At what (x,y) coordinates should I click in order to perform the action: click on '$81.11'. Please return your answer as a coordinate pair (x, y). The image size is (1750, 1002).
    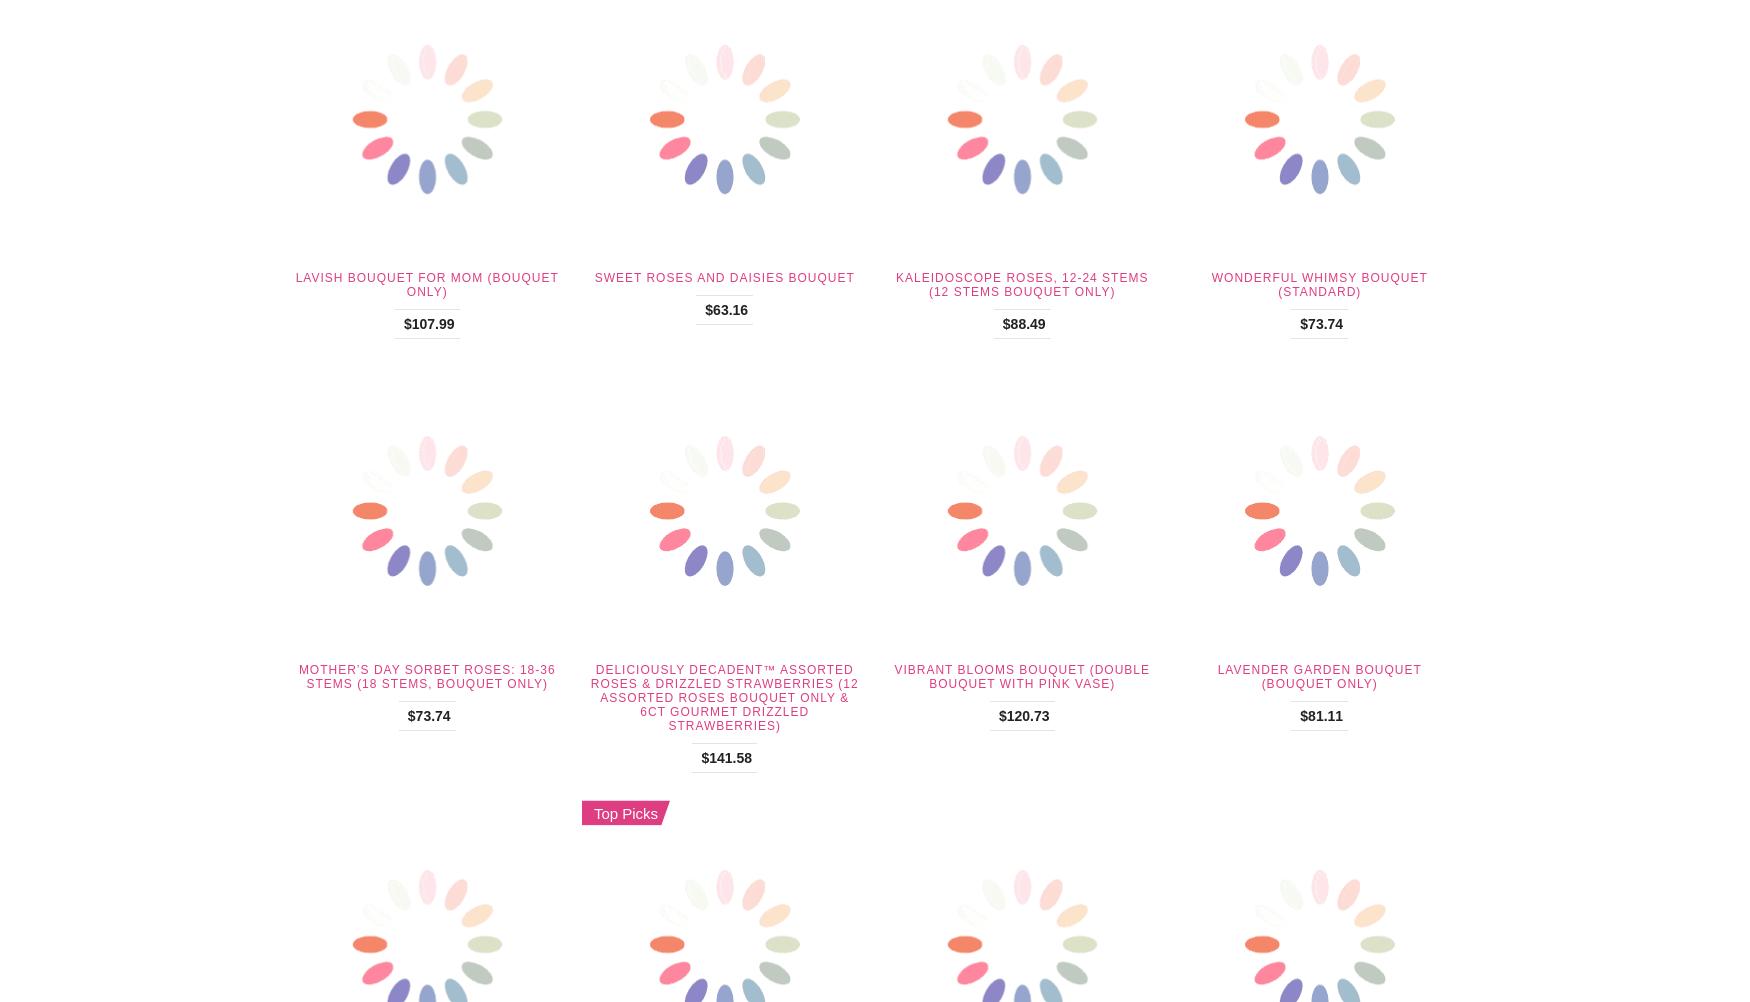
    Looking at the image, I should click on (1321, 715).